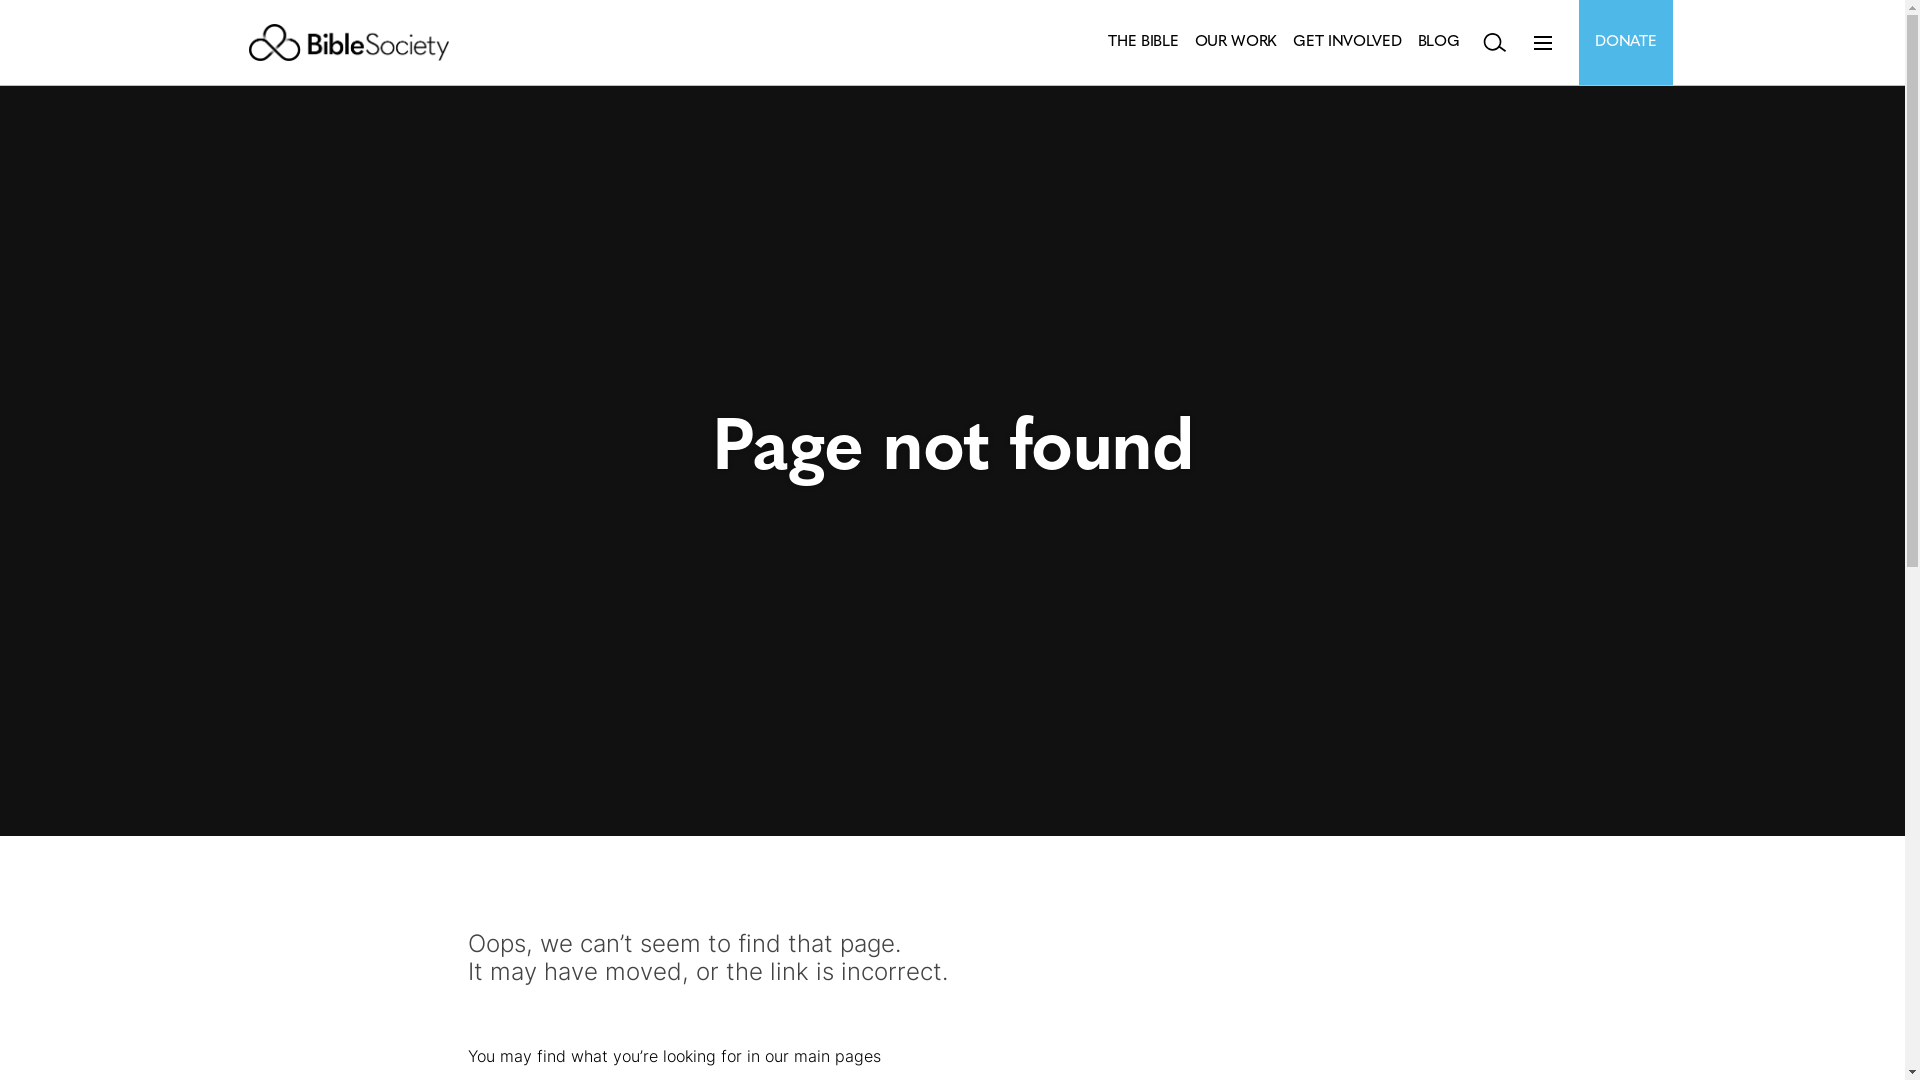 The height and width of the screenshot is (1080, 1920). What do you see at coordinates (348, 42) in the screenshot?
I see `'Return to the Bible Society Homepage'` at bounding box center [348, 42].